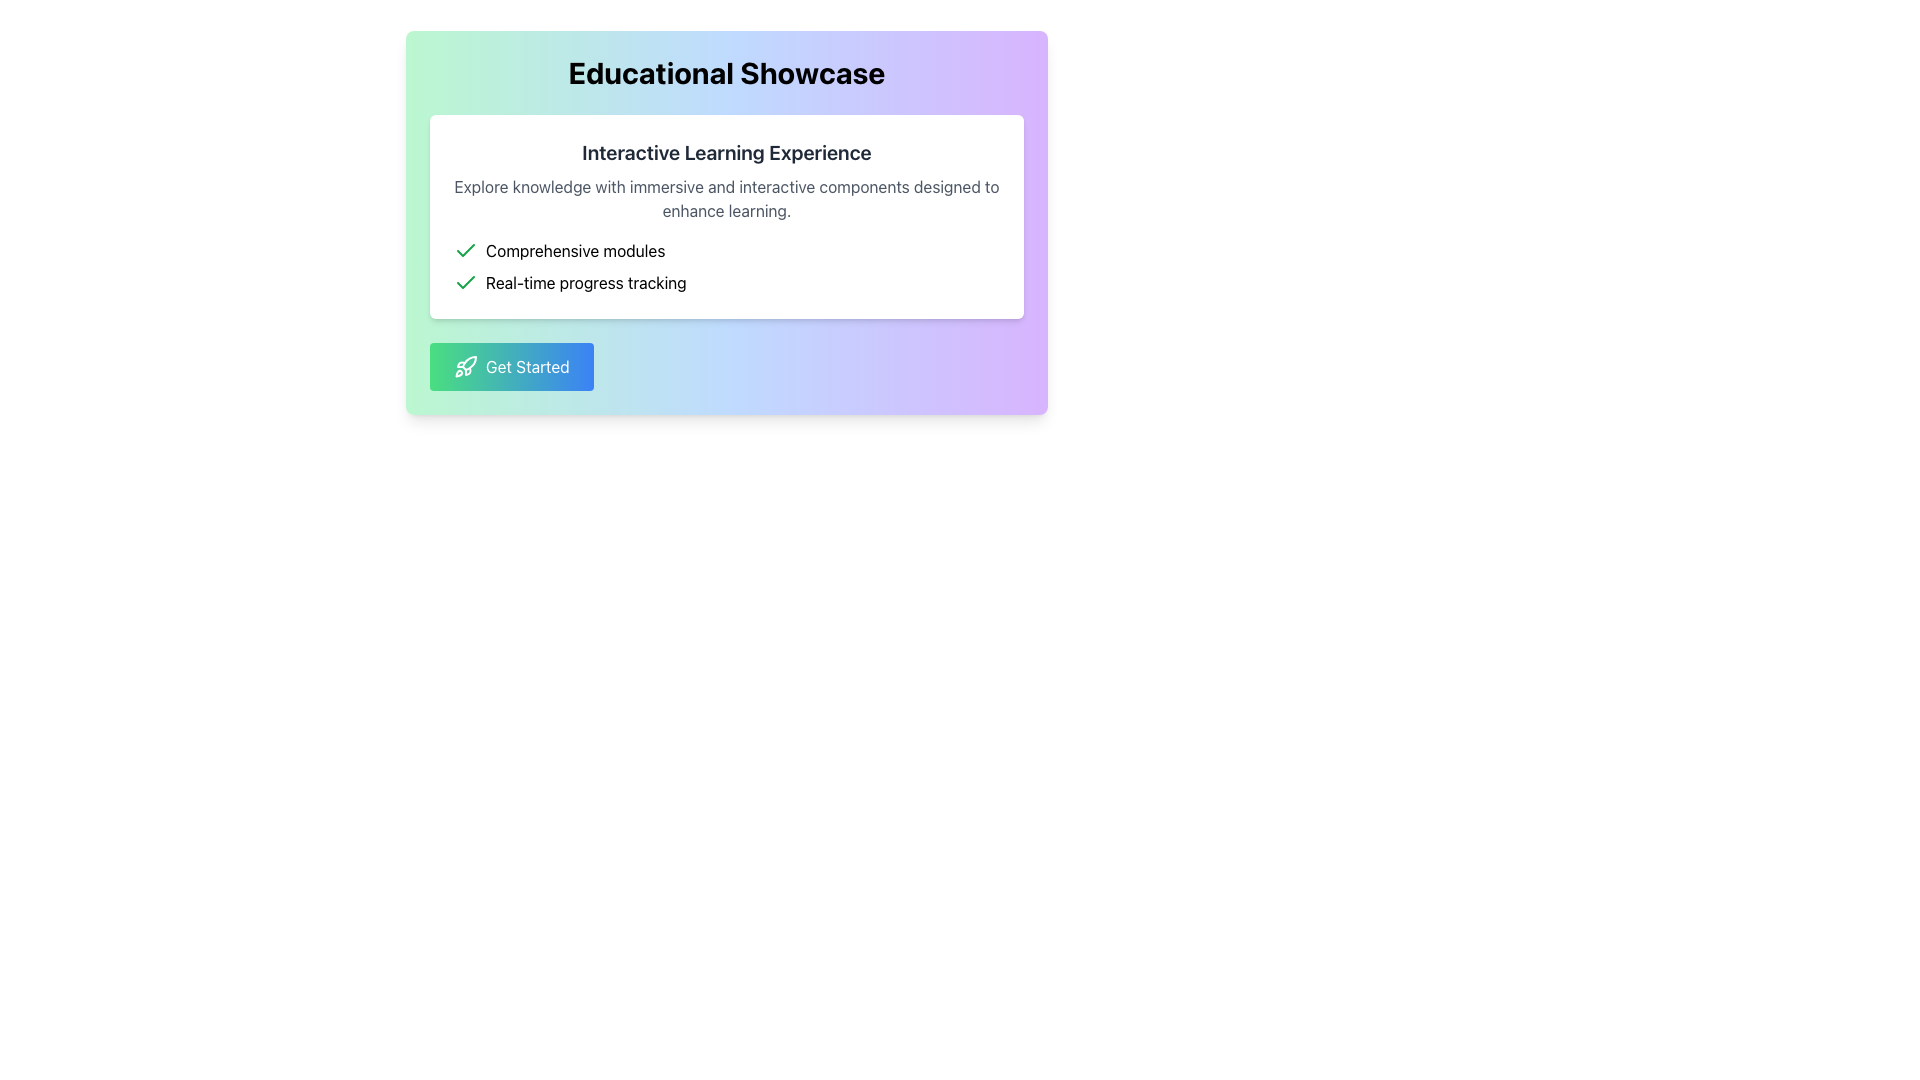 This screenshot has width=1920, height=1080. What do you see at coordinates (527, 366) in the screenshot?
I see `the 'Get Started' static text label within the button` at bounding box center [527, 366].